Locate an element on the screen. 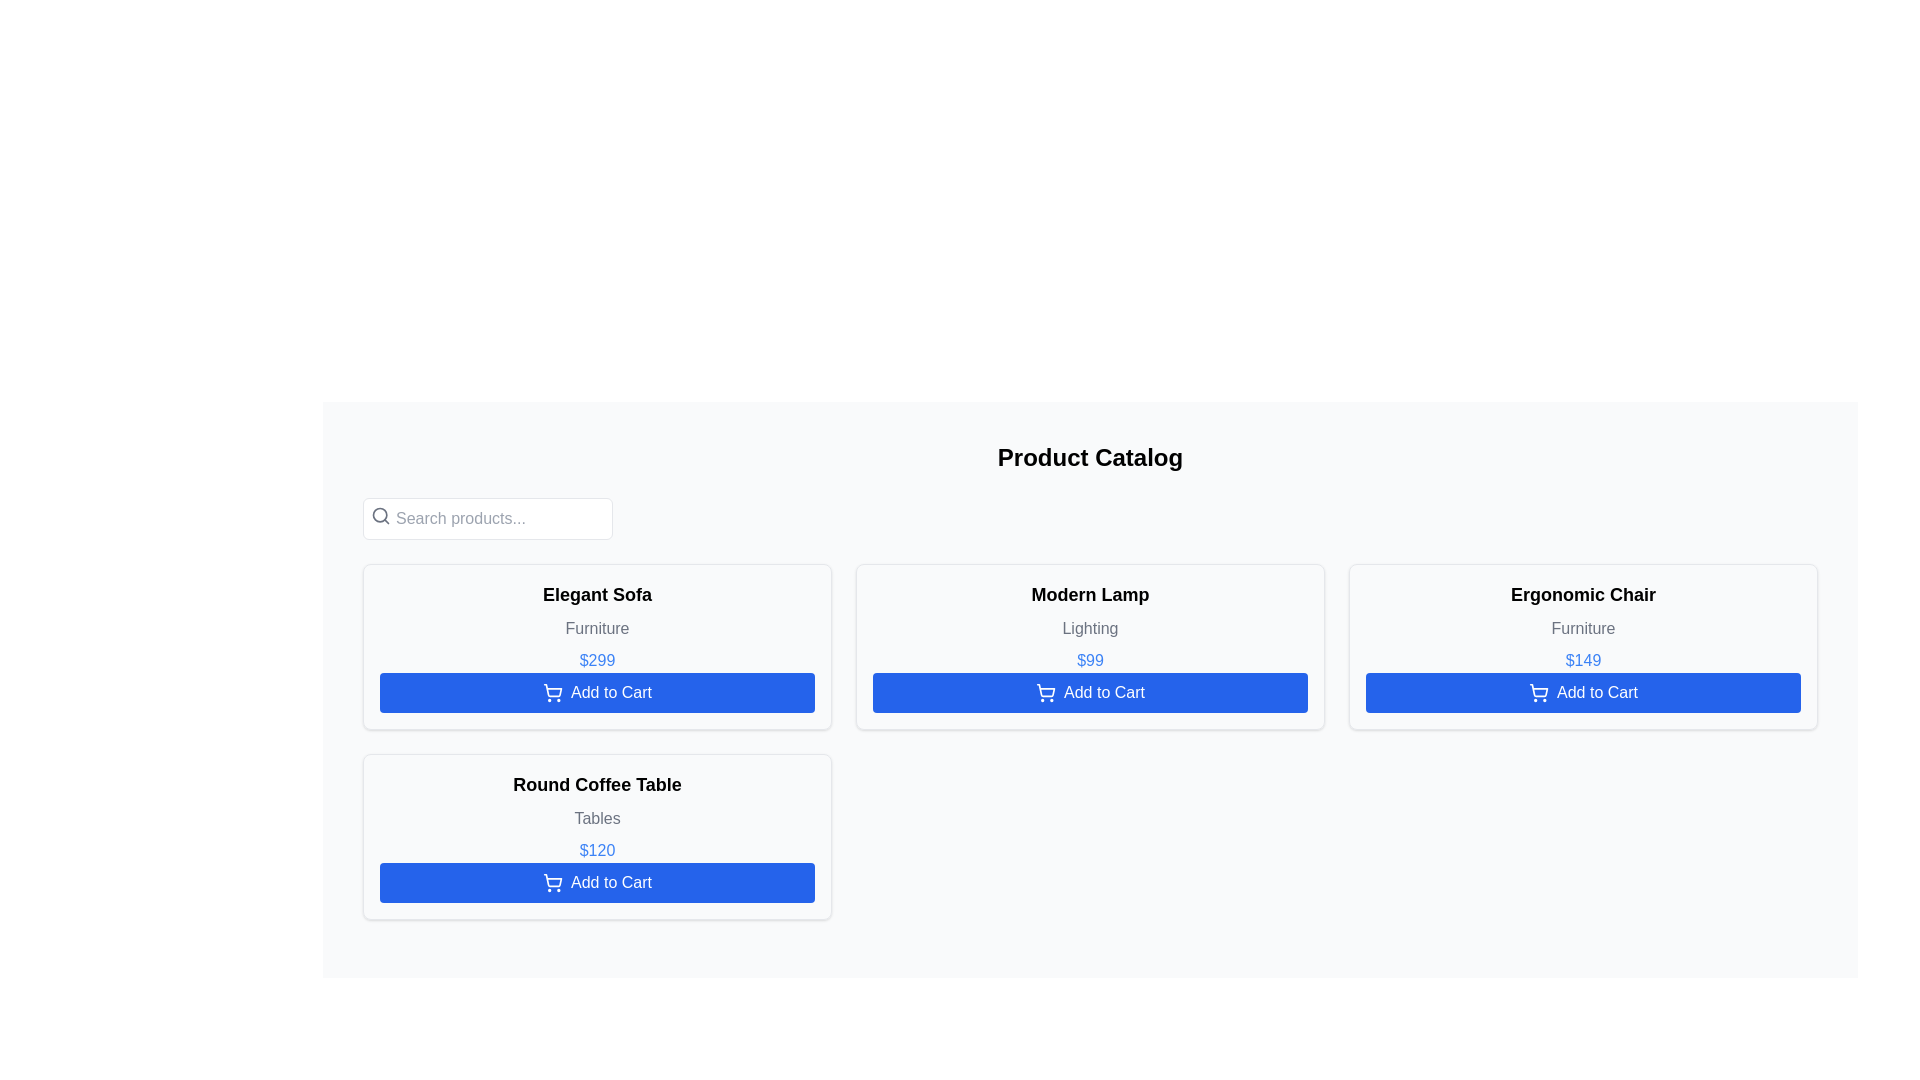 The width and height of the screenshot is (1920, 1080). the decorative shopping cart icon located centrally within the 'Add to Cart' button for the 'Ergonomic Chair' item is located at coordinates (1538, 692).